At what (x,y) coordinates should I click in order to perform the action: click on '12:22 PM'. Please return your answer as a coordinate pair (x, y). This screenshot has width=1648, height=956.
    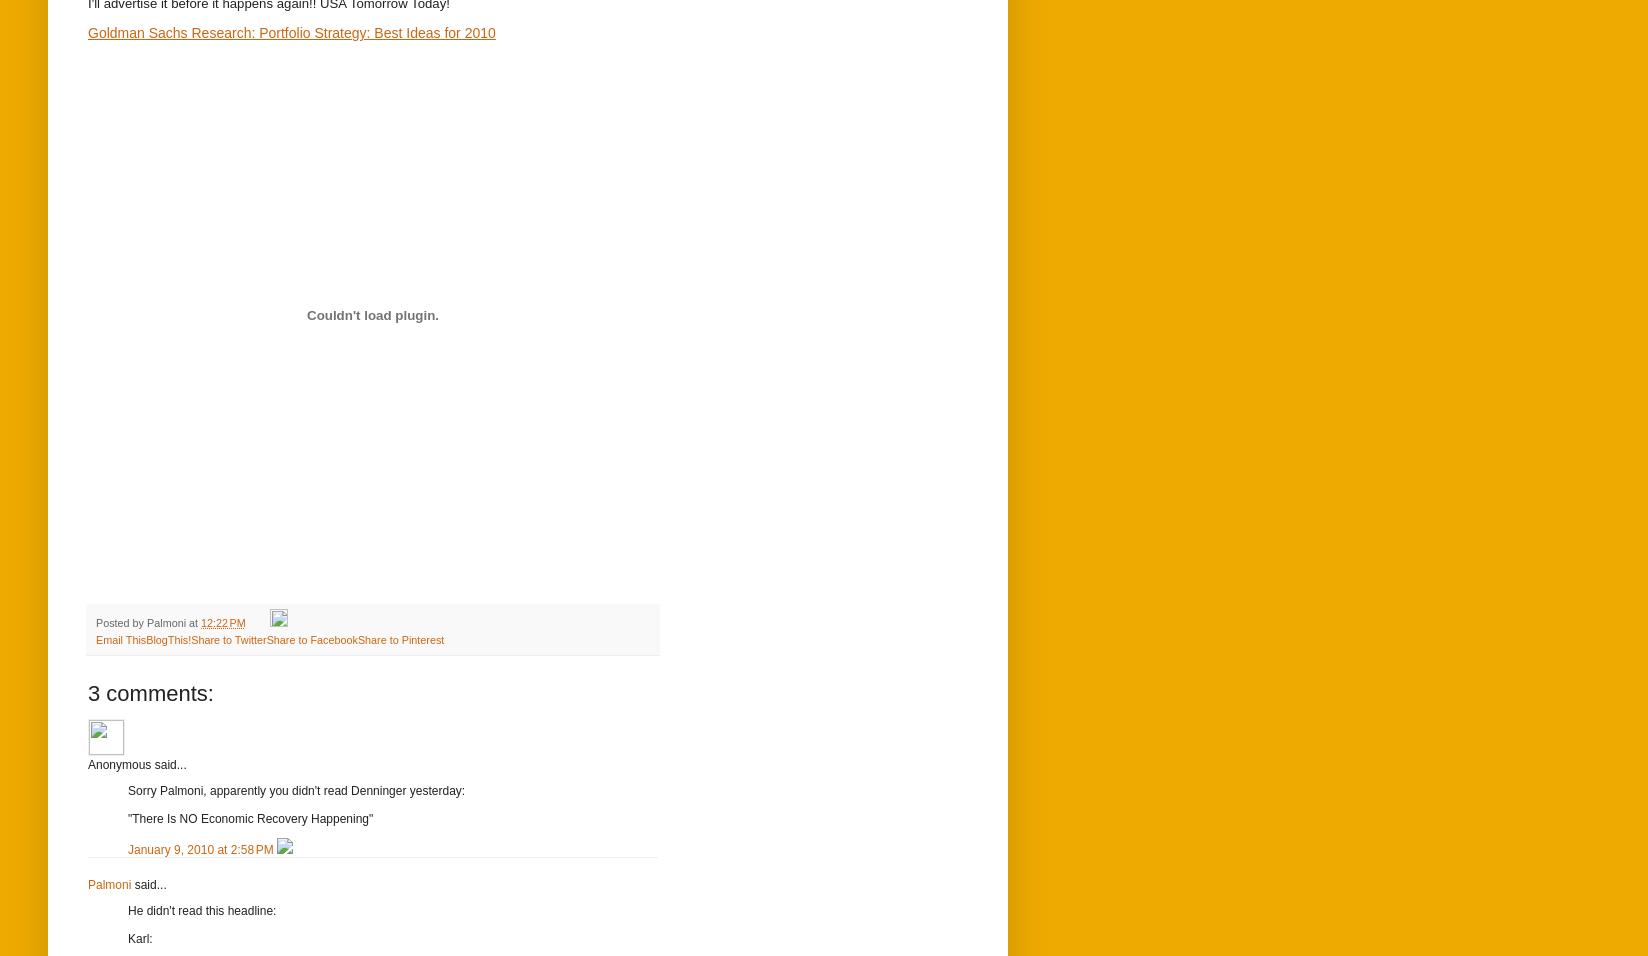
    Looking at the image, I should click on (221, 623).